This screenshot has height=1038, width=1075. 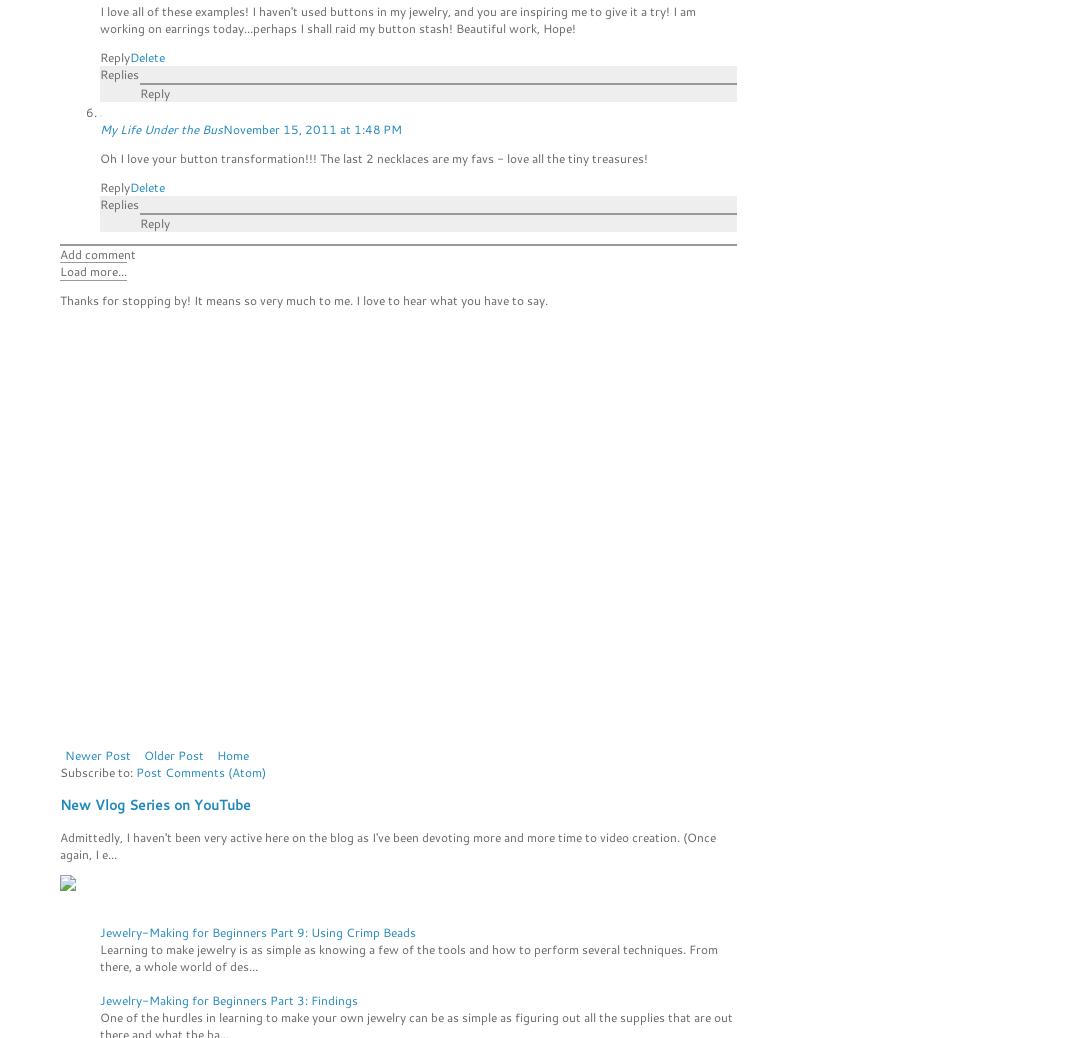 I want to click on 'I love all of these examples! I haven't used buttons in my jewelry, and you are inspiring me to give it a try! I am working on earrings today...perhaps I shall raid my button stash! Beautiful work, Hope!', so click(x=98, y=17).